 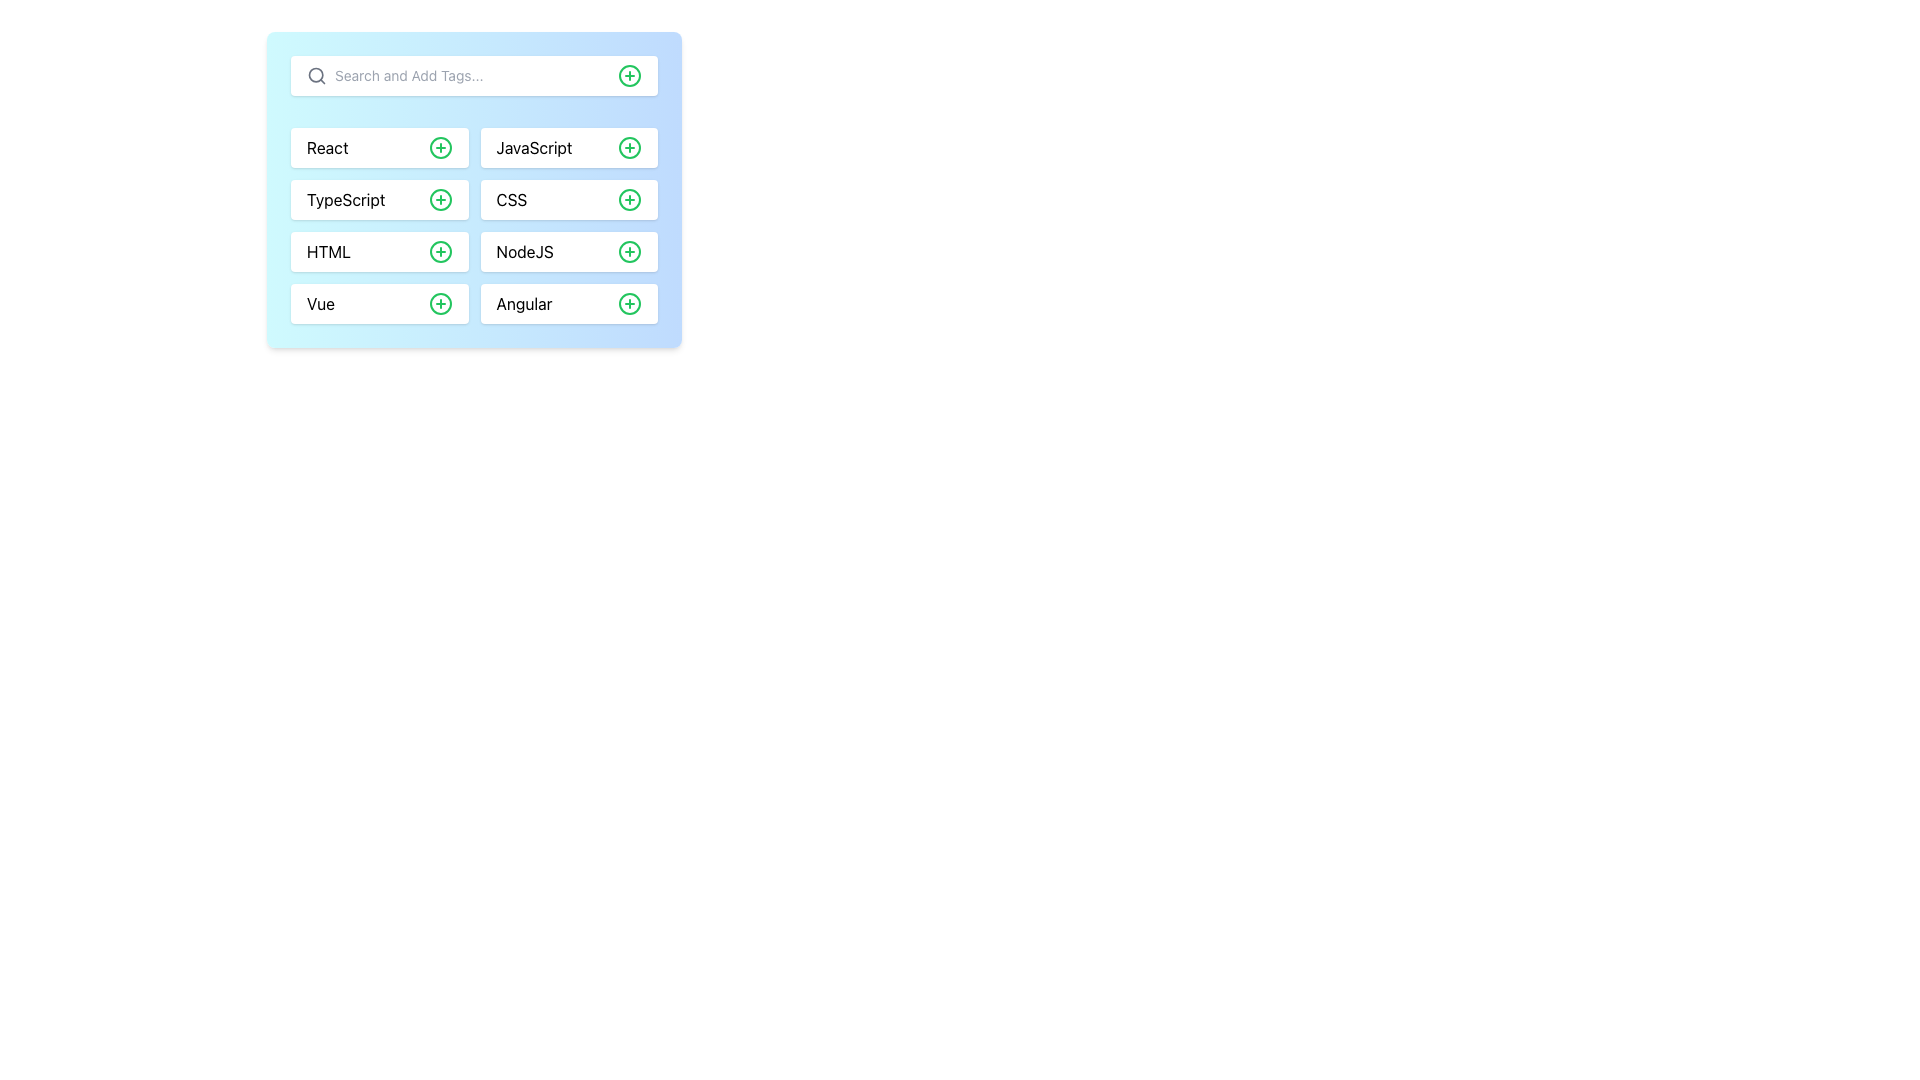 I want to click on the text label displaying 'JavaScript' which is a non-interactive element in a rectangular button with a white background and rounded corners, so click(x=534, y=146).